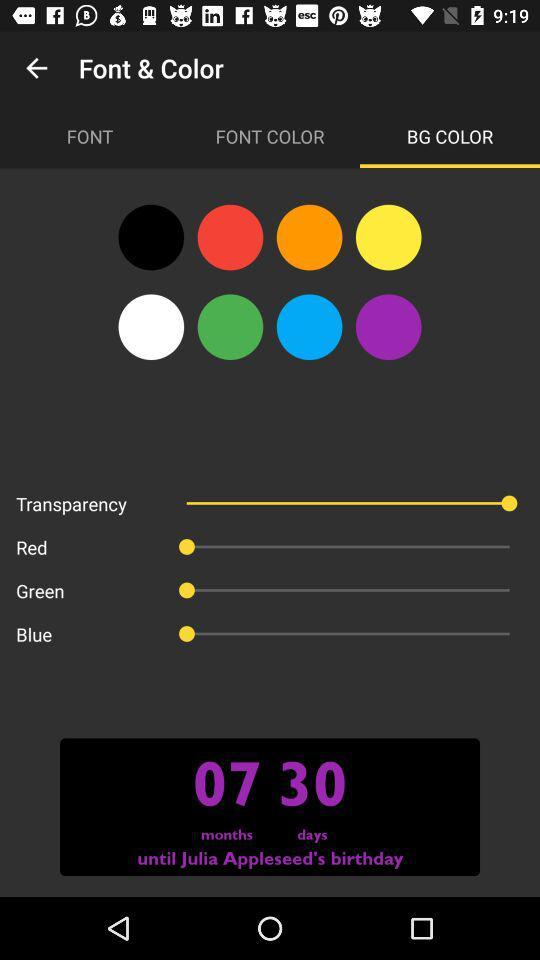 Image resolution: width=540 pixels, height=960 pixels. Describe the element at coordinates (449, 135) in the screenshot. I see `the bg color icon` at that location.